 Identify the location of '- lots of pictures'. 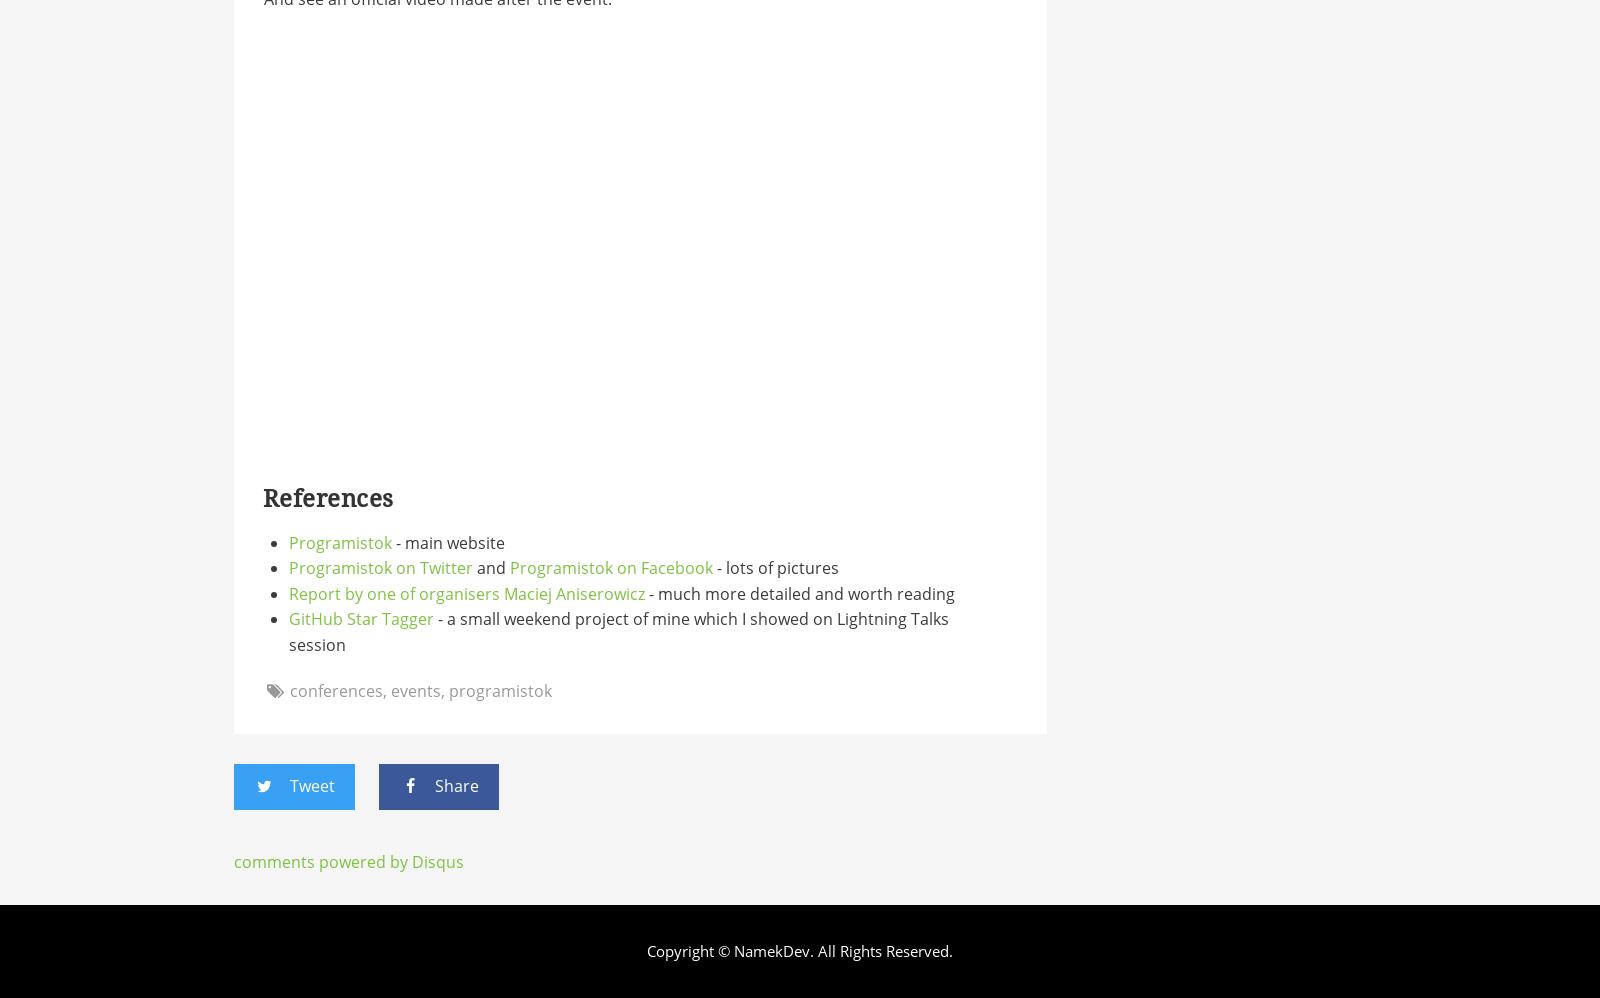
(775, 566).